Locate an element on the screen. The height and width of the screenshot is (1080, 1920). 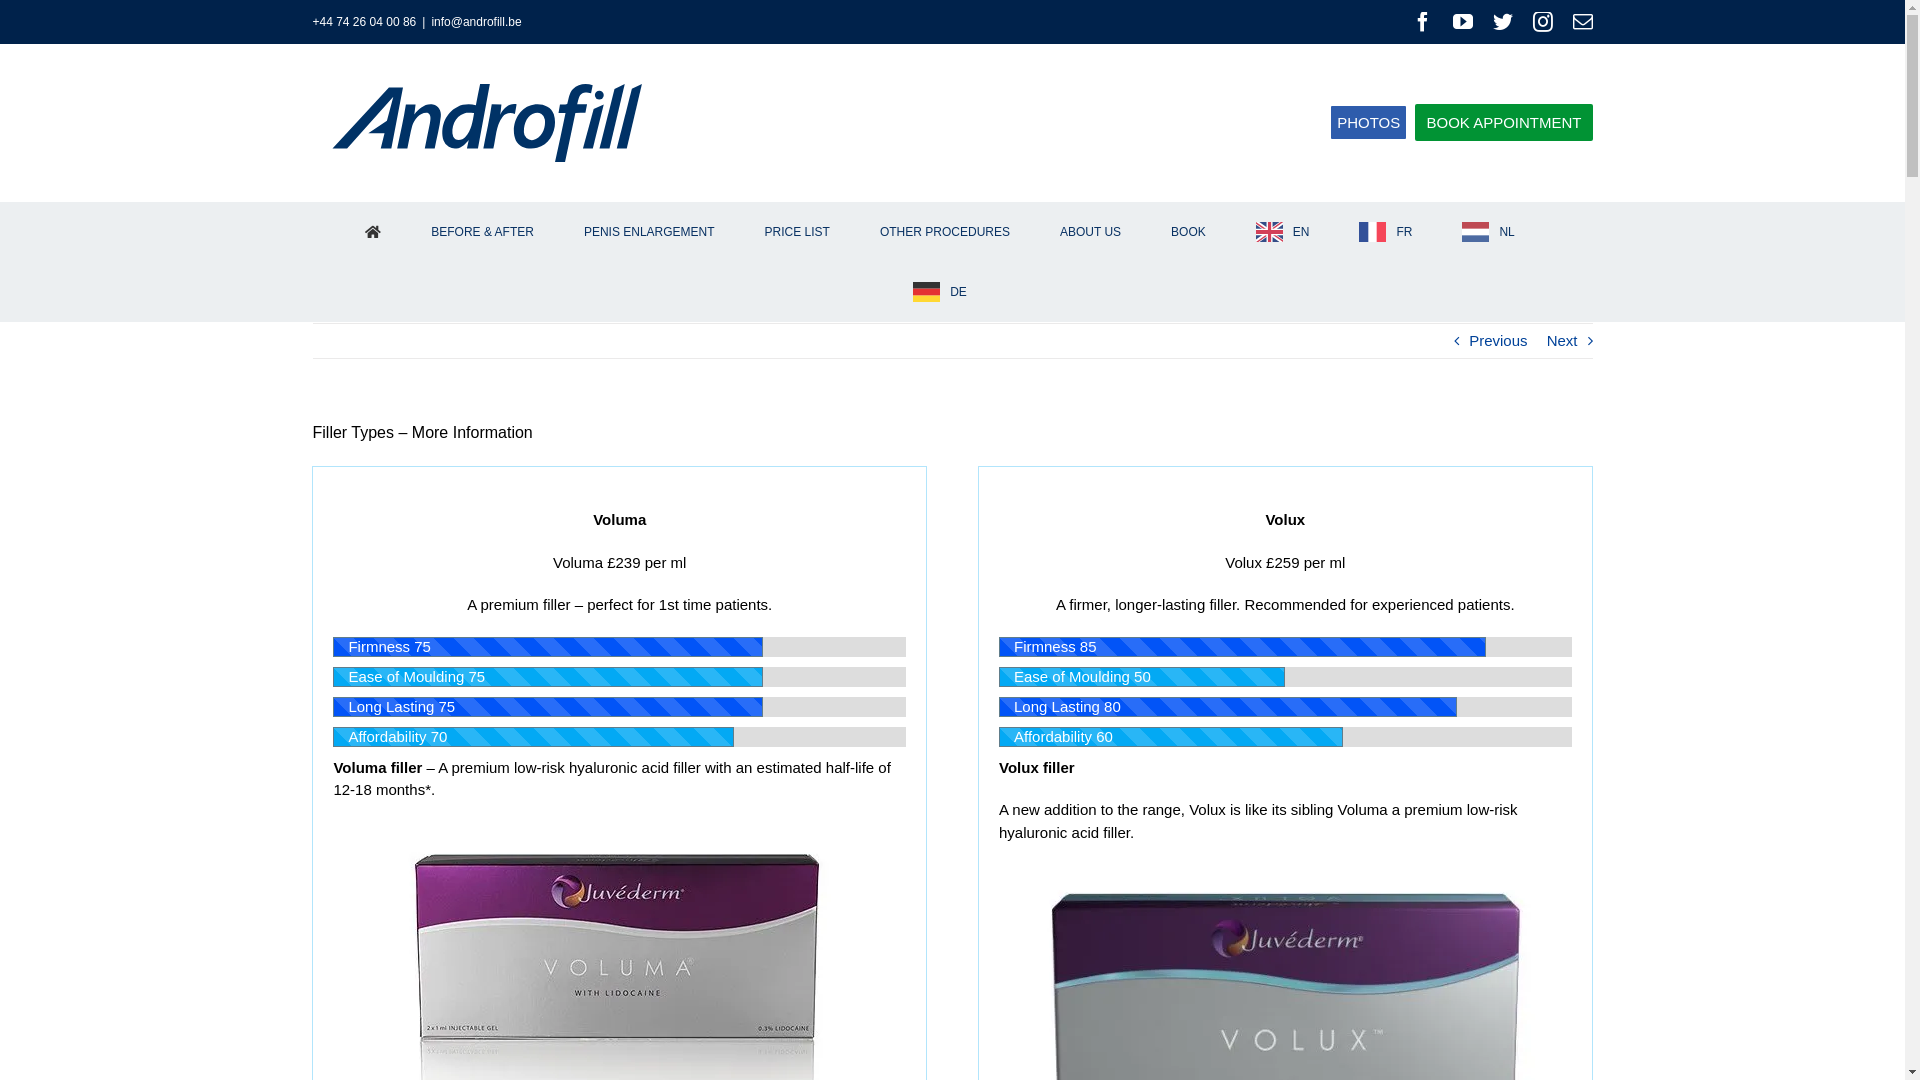
'ABOUT US' is located at coordinates (1088, 230).